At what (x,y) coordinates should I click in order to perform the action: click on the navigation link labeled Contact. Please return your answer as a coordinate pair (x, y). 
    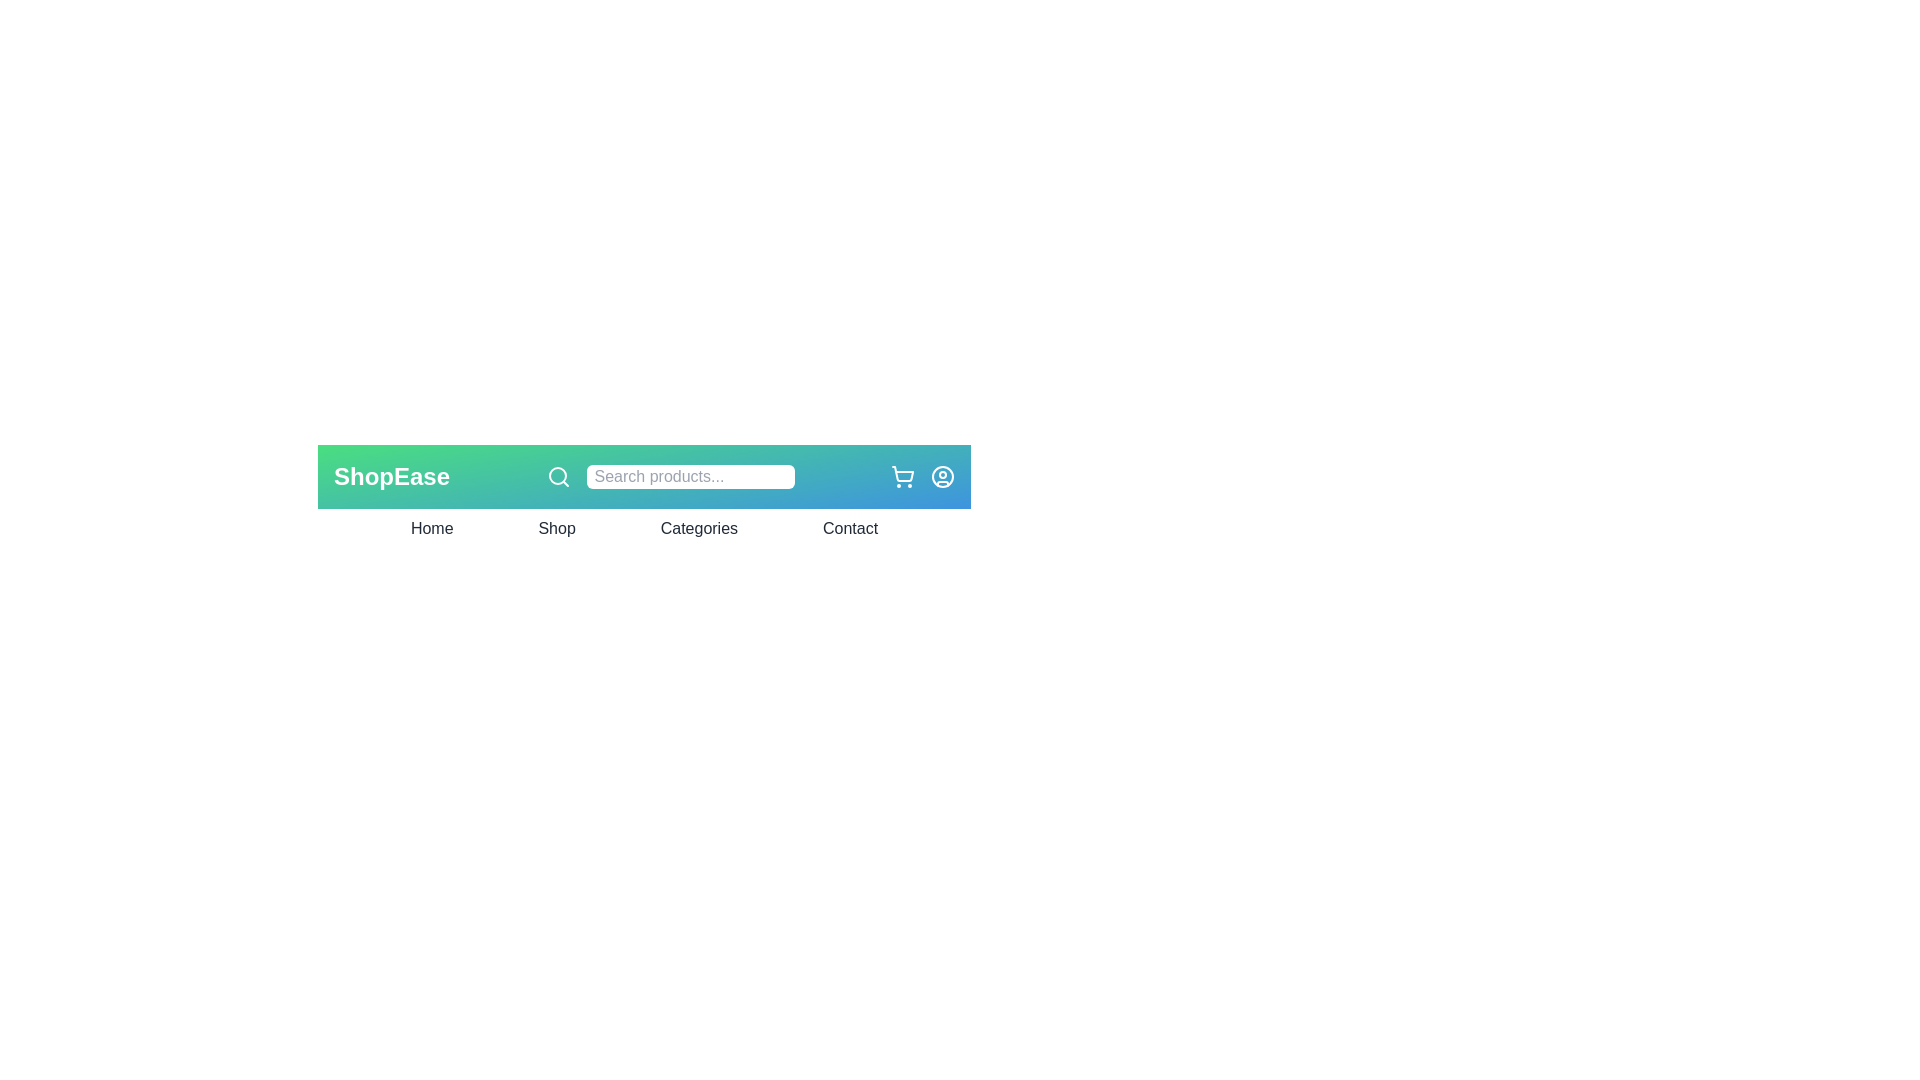
    Looking at the image, I should click on (849, 527).